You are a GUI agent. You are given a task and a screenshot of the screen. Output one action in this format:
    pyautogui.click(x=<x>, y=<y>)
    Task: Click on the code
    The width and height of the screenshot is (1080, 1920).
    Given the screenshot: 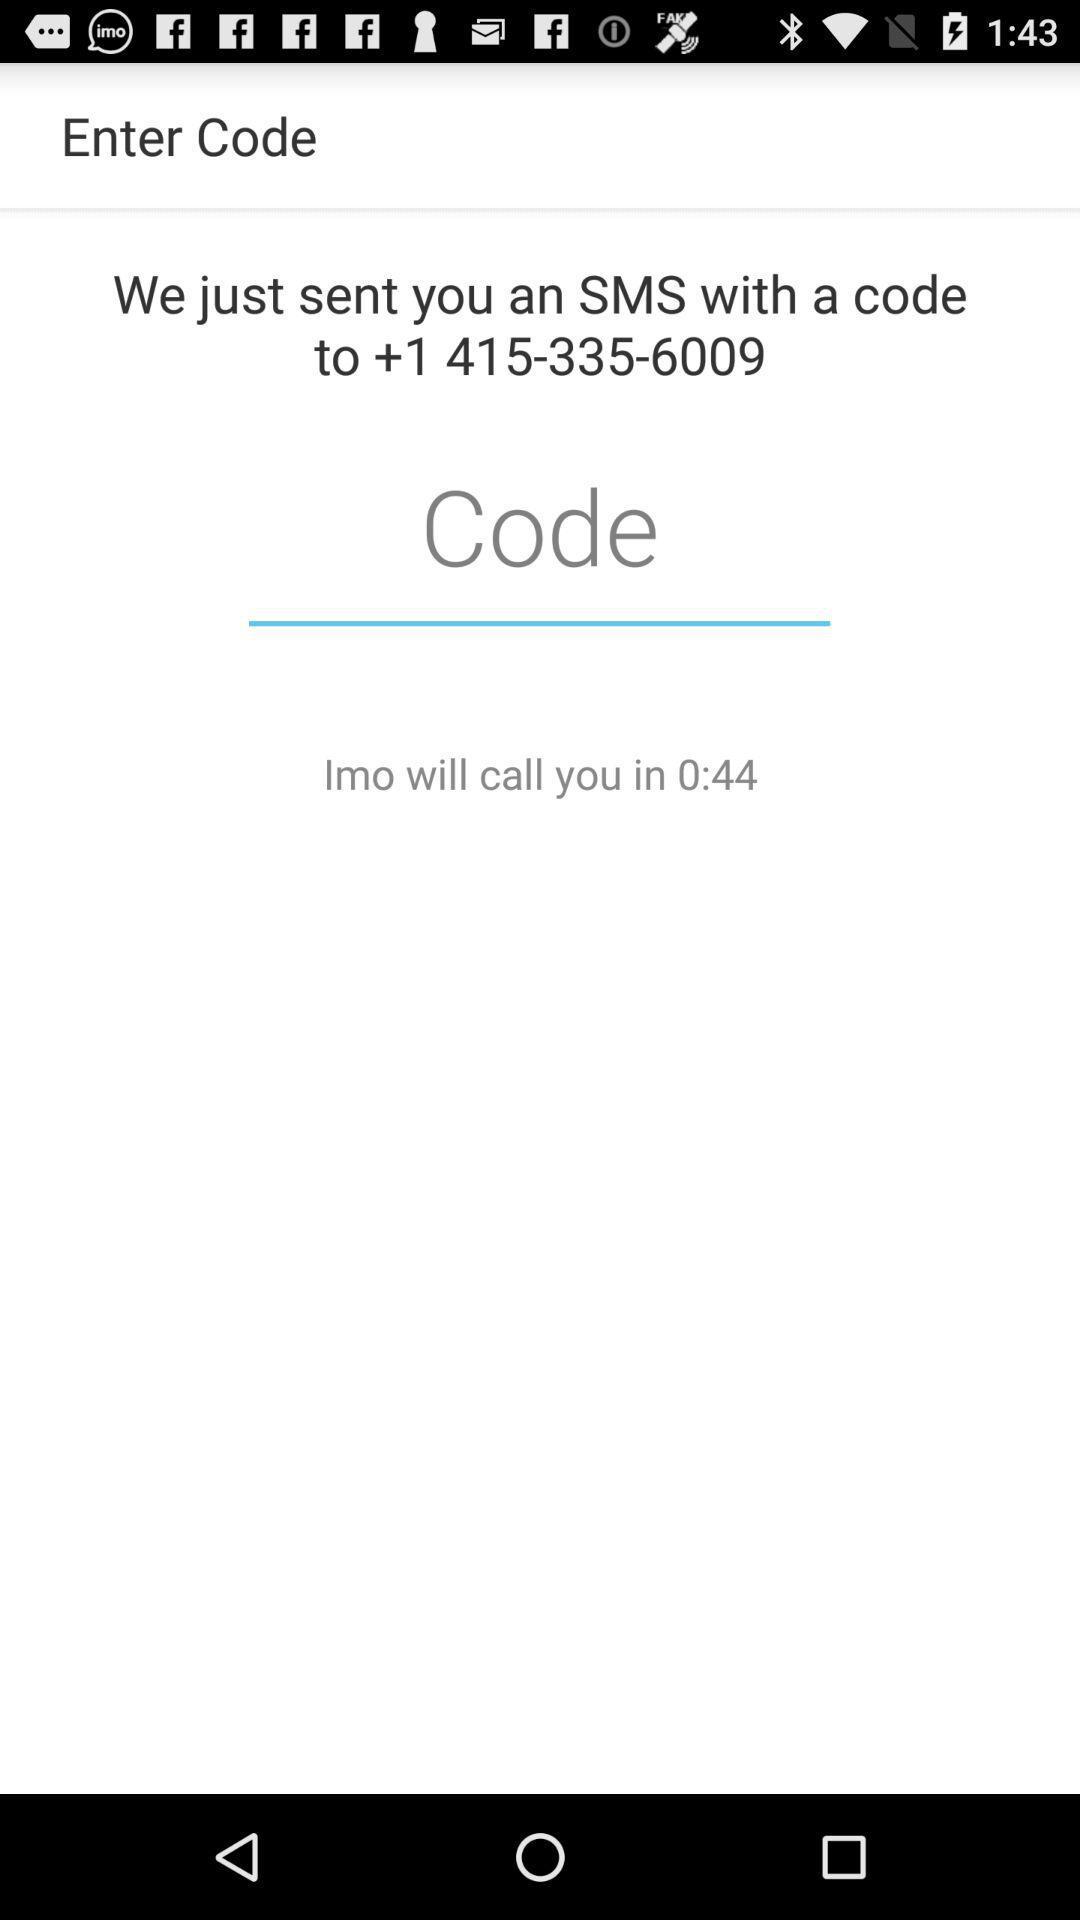 What is the action you would take?
    pyautogui.click(x=538, y=524)
    